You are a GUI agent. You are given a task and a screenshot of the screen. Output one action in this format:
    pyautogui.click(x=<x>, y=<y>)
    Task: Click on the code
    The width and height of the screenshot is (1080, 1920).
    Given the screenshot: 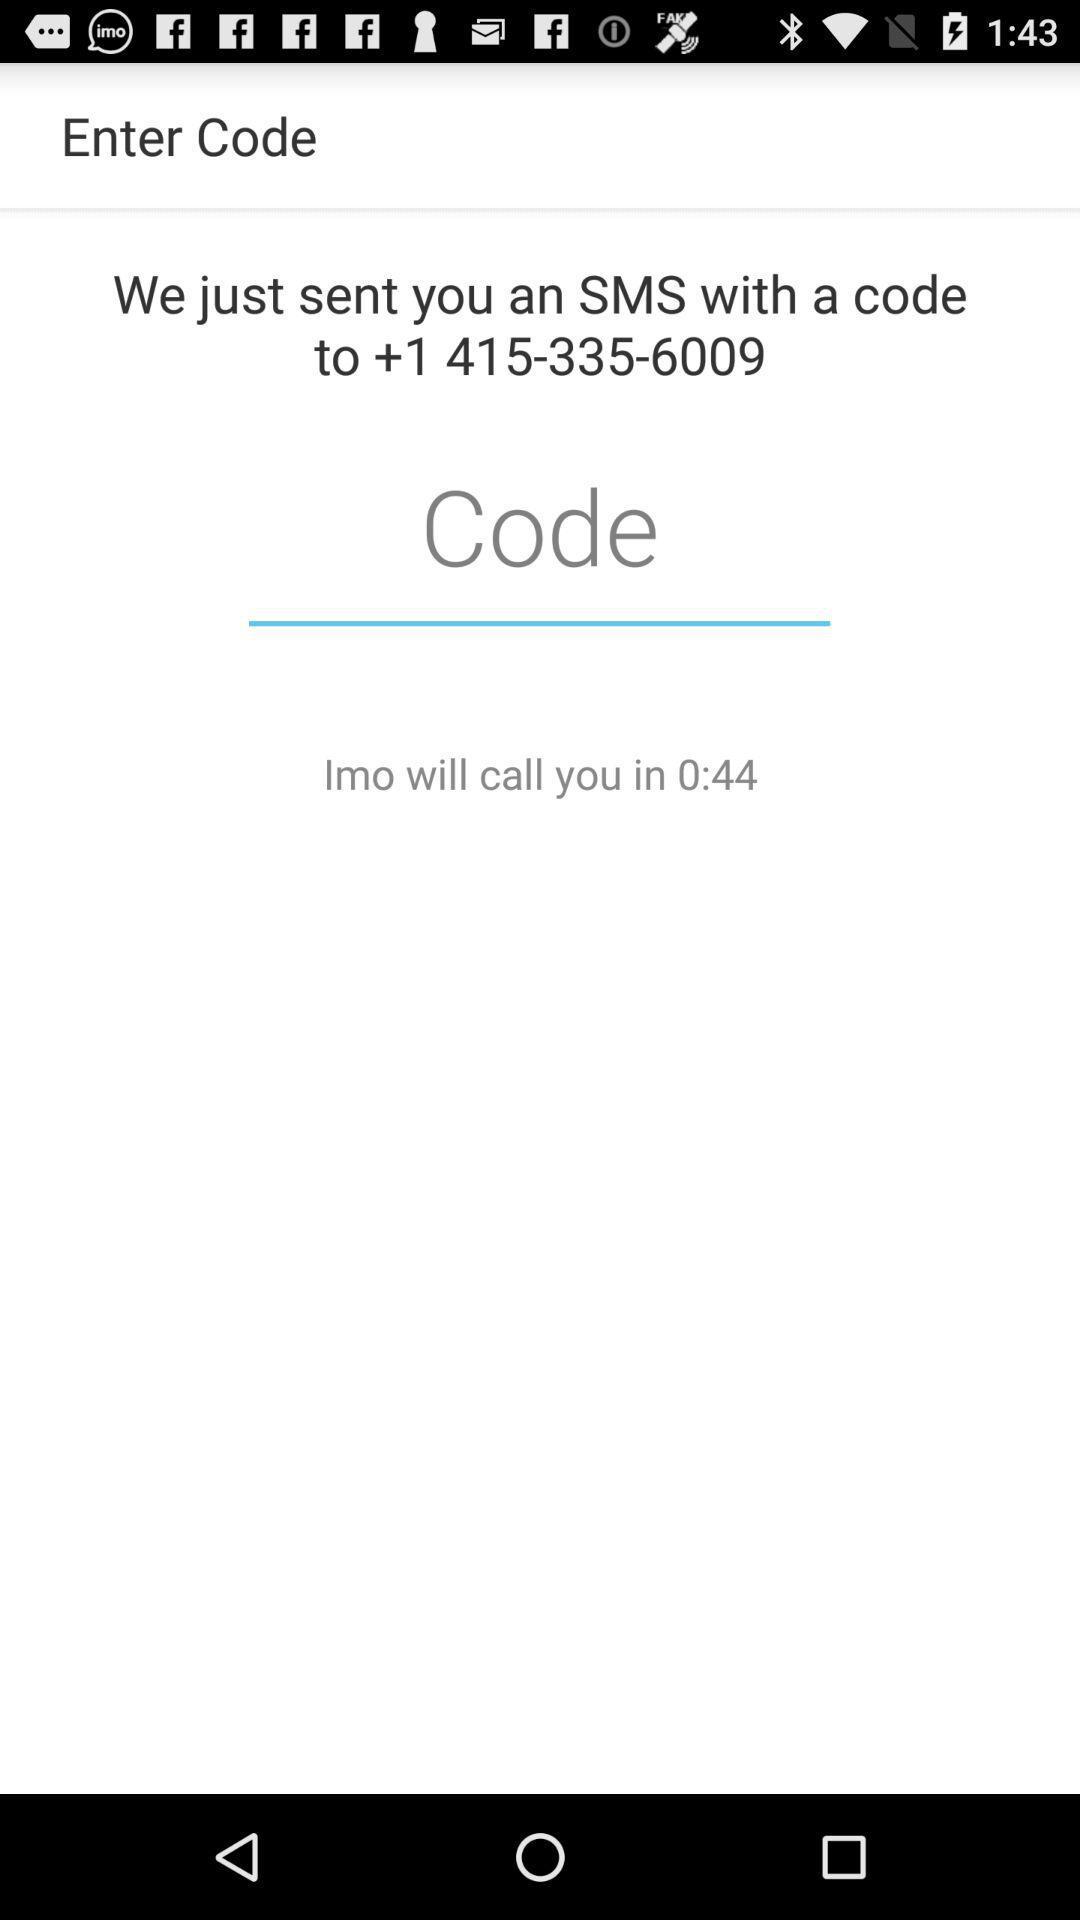 What is the action you would take?
    pyautogui.click(x=538, y=524)
    